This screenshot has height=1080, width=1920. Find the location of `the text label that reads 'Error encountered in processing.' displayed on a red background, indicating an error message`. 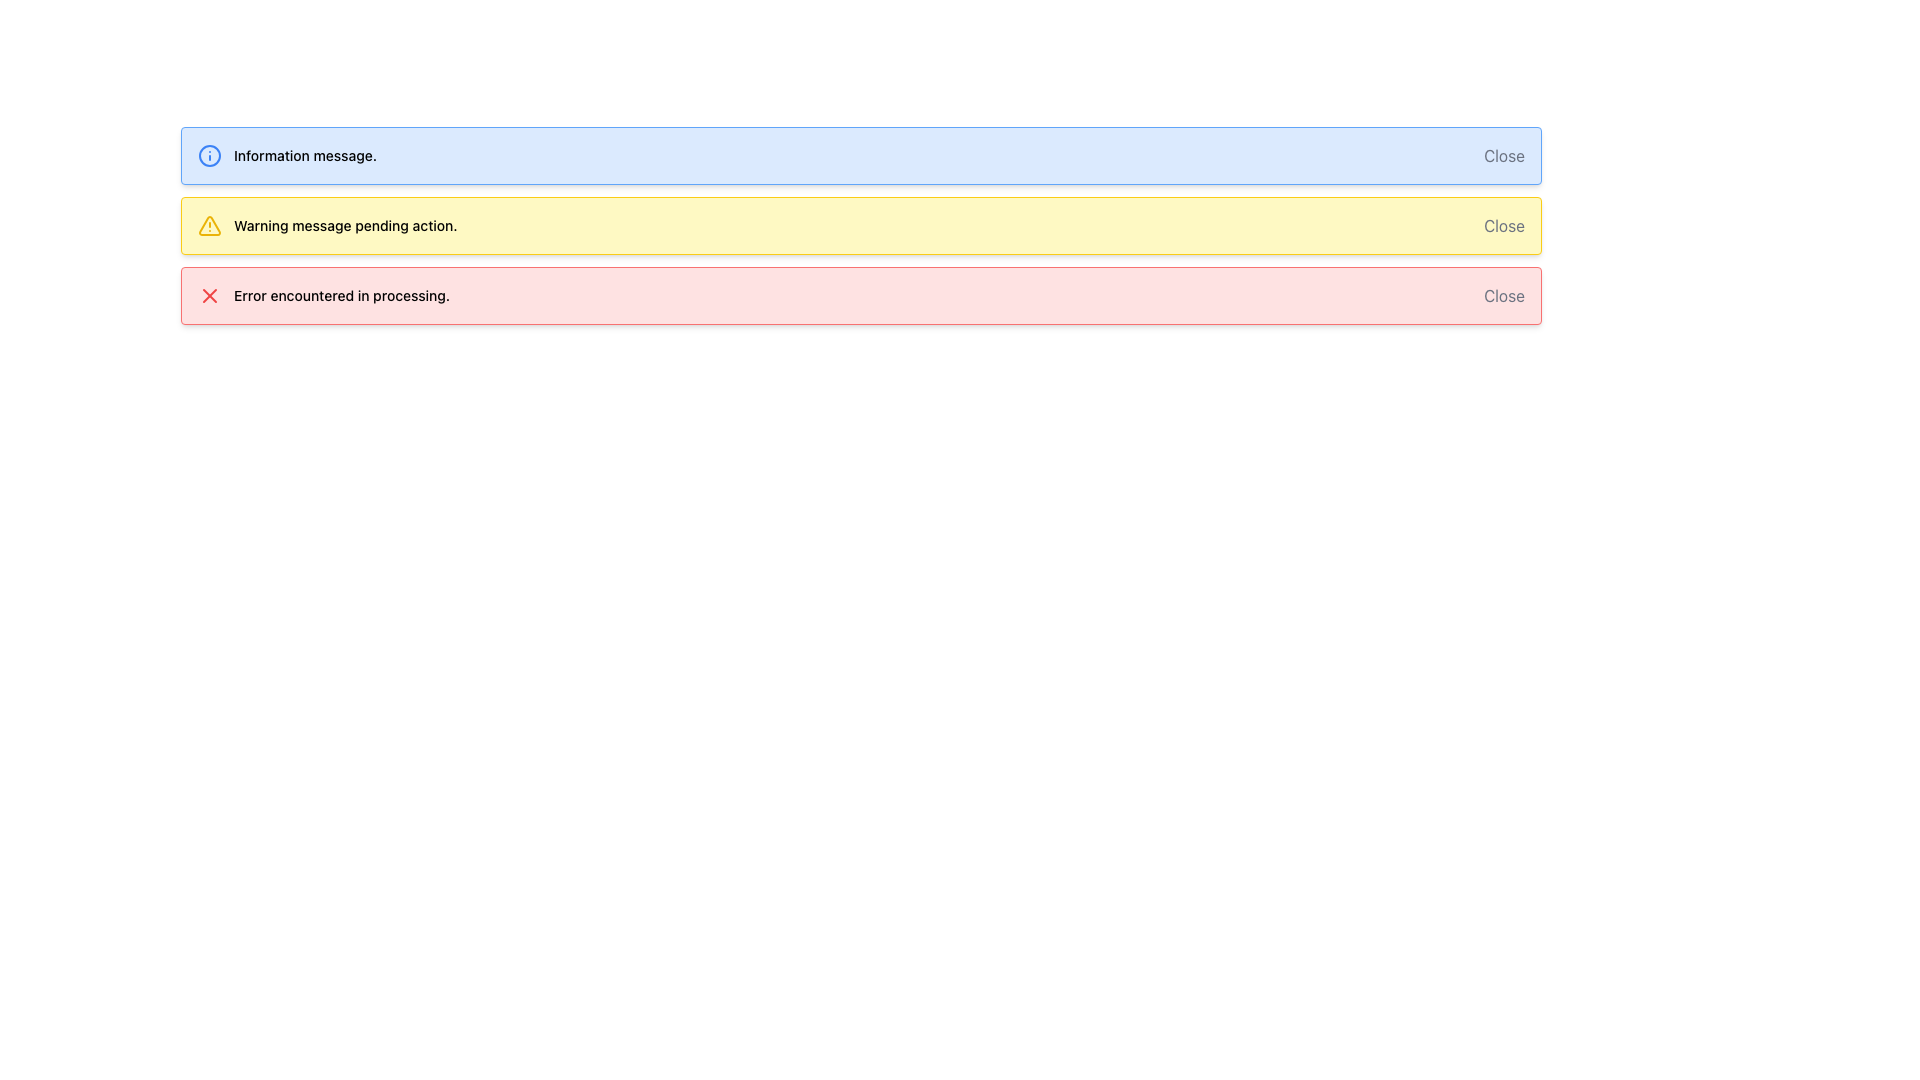

the text label that reads 'Error encountered in processing.' displayed on a red background, indicating an error message is located at coordinates (342, 296).